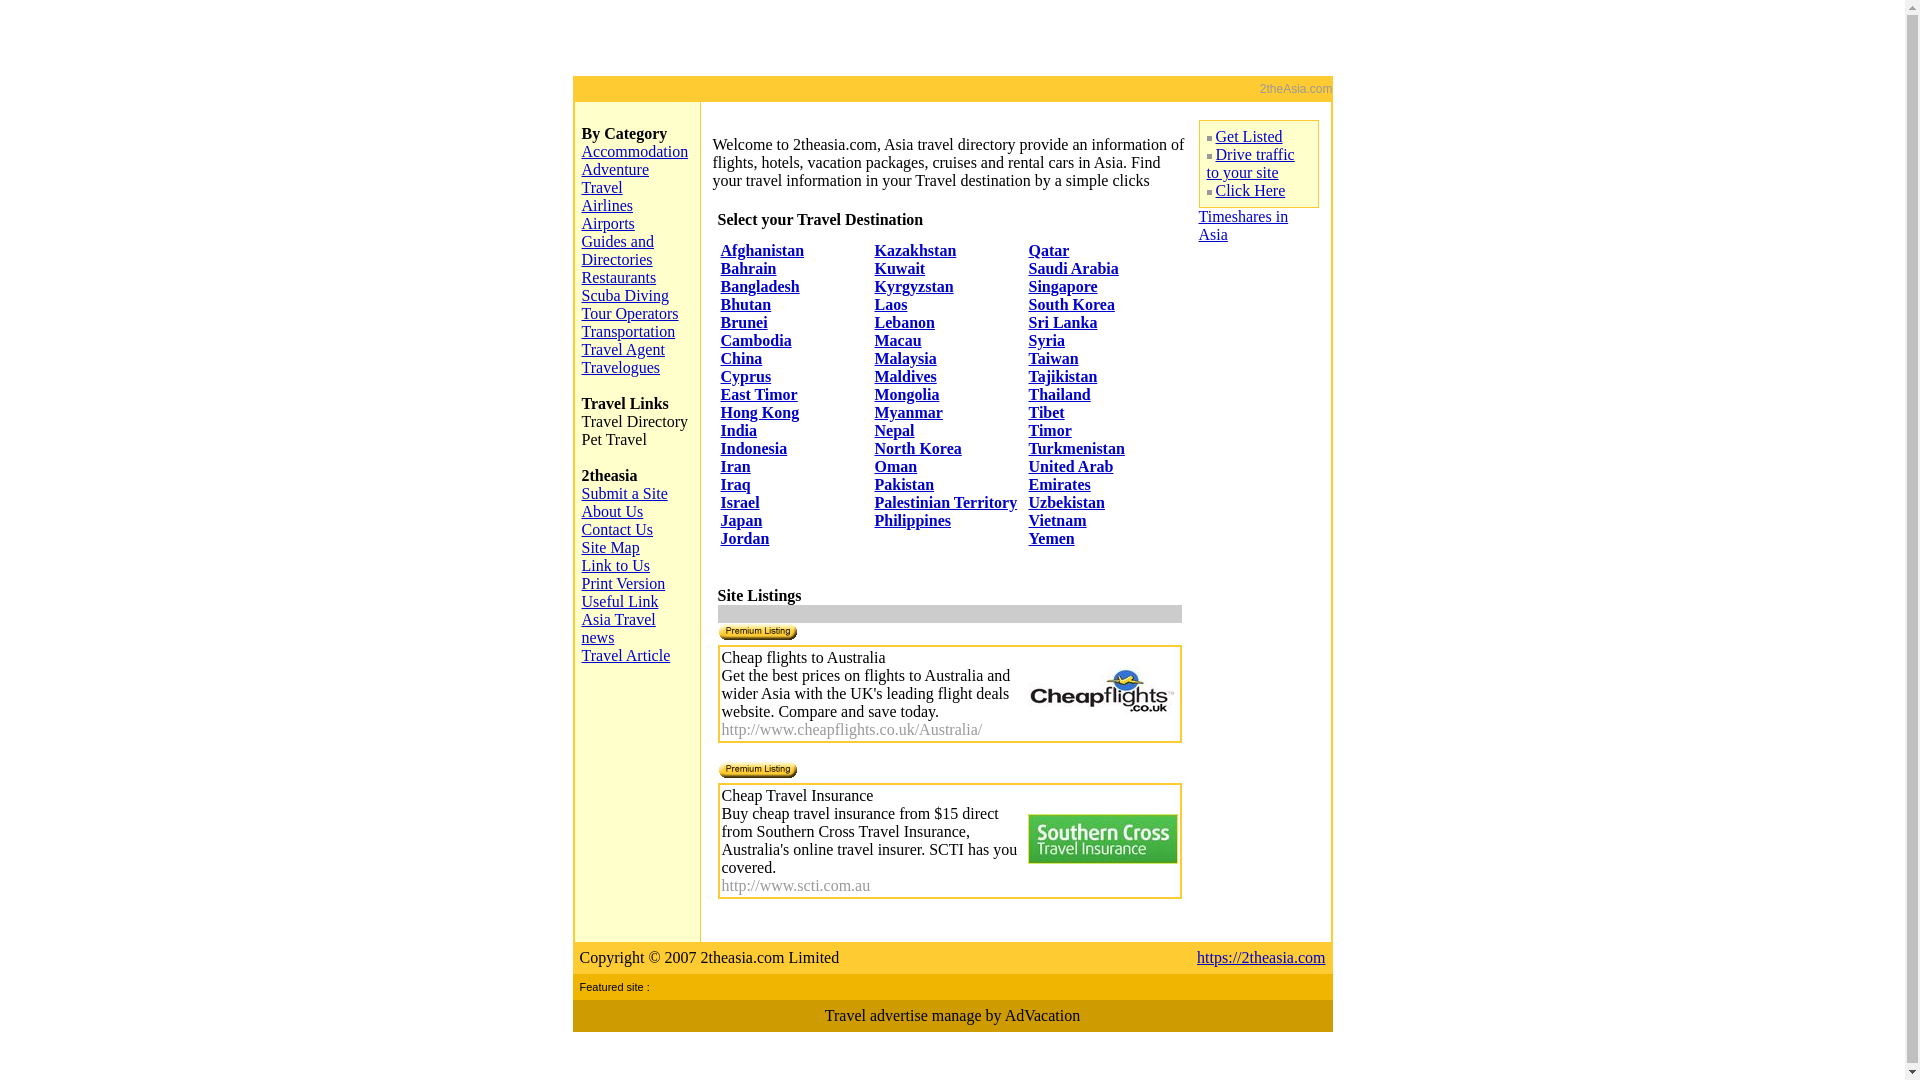  What do you see at coordinates (744, 304) in the screenshot?
I see `'Bhutan'` at bounding box center [744, 304].